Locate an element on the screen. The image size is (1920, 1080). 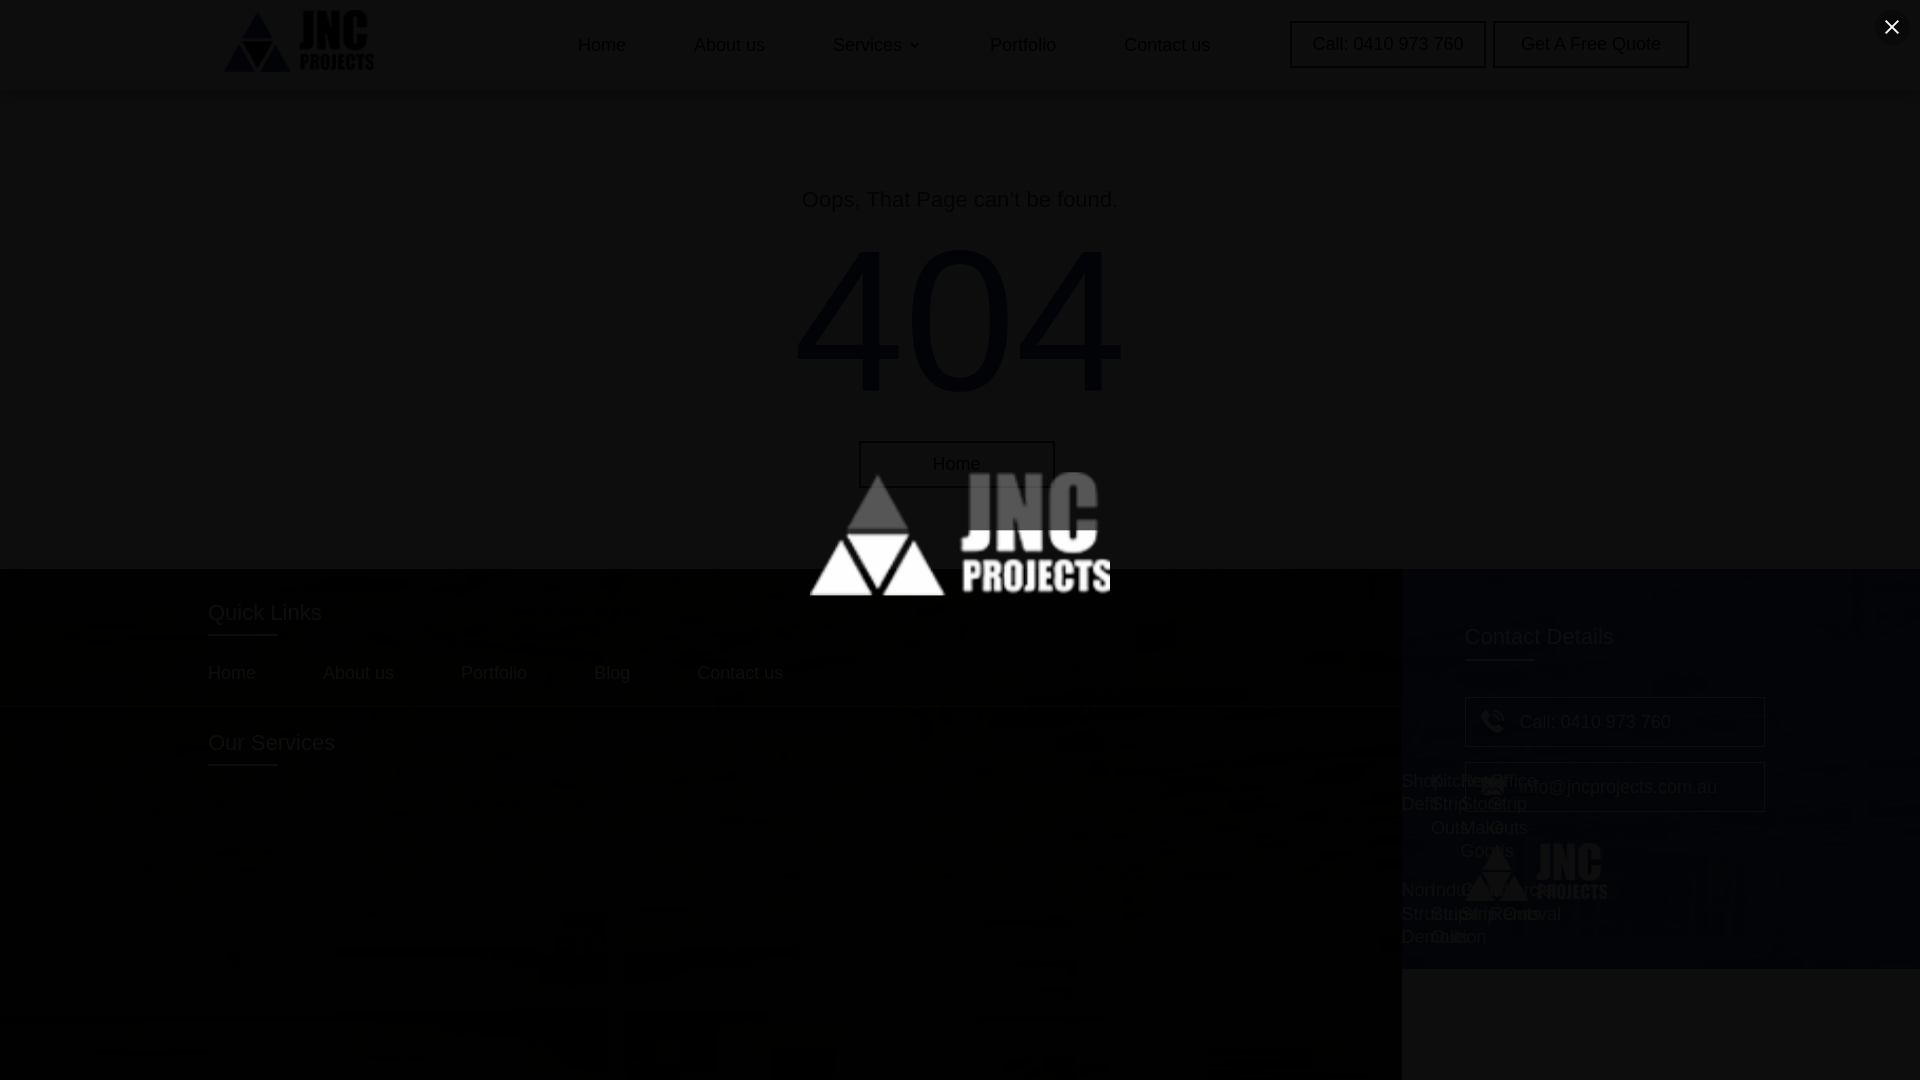
'Commercial Strip Outs' is located at coordinates (1508, 918).